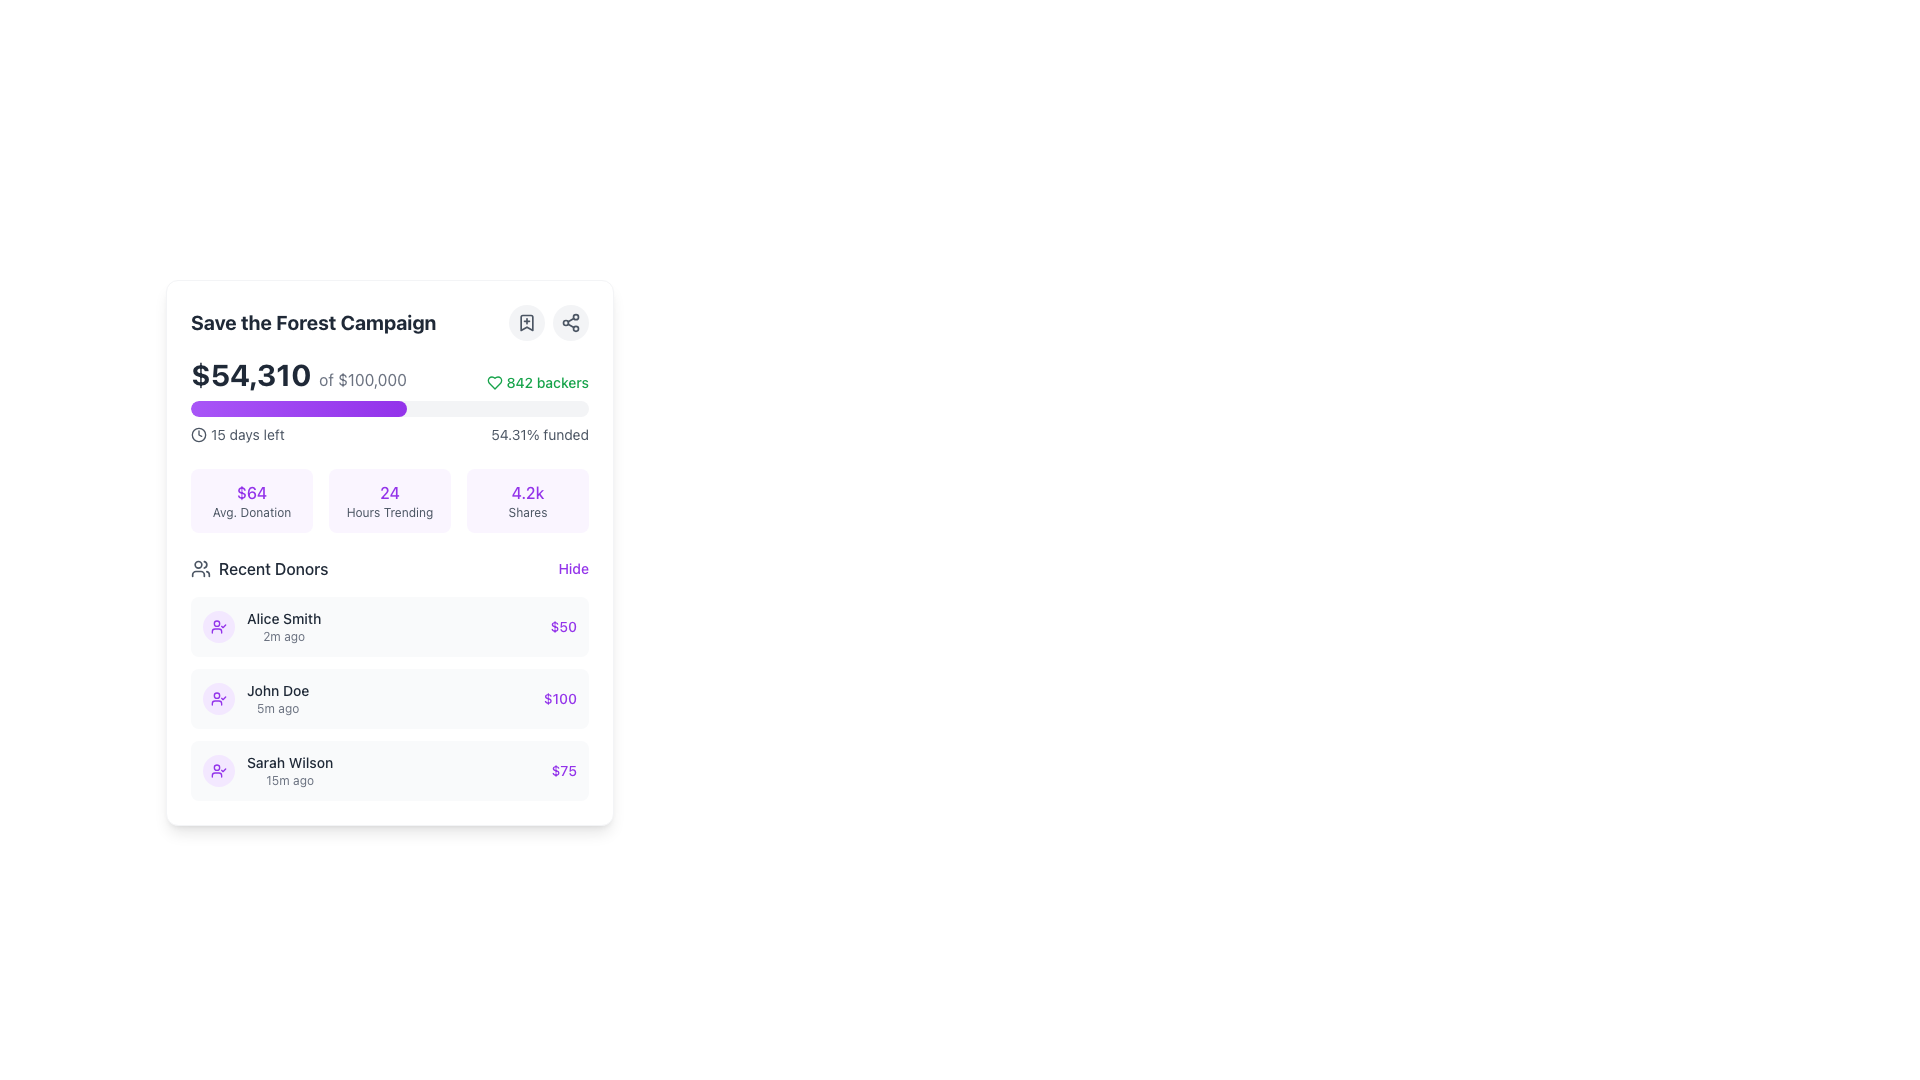  I want to click on the text label displaying '842 backers', which is styled in green and located next to a heart icon at the top-right part of the 'Save the Forest Campaign' card, so click(547, 382).